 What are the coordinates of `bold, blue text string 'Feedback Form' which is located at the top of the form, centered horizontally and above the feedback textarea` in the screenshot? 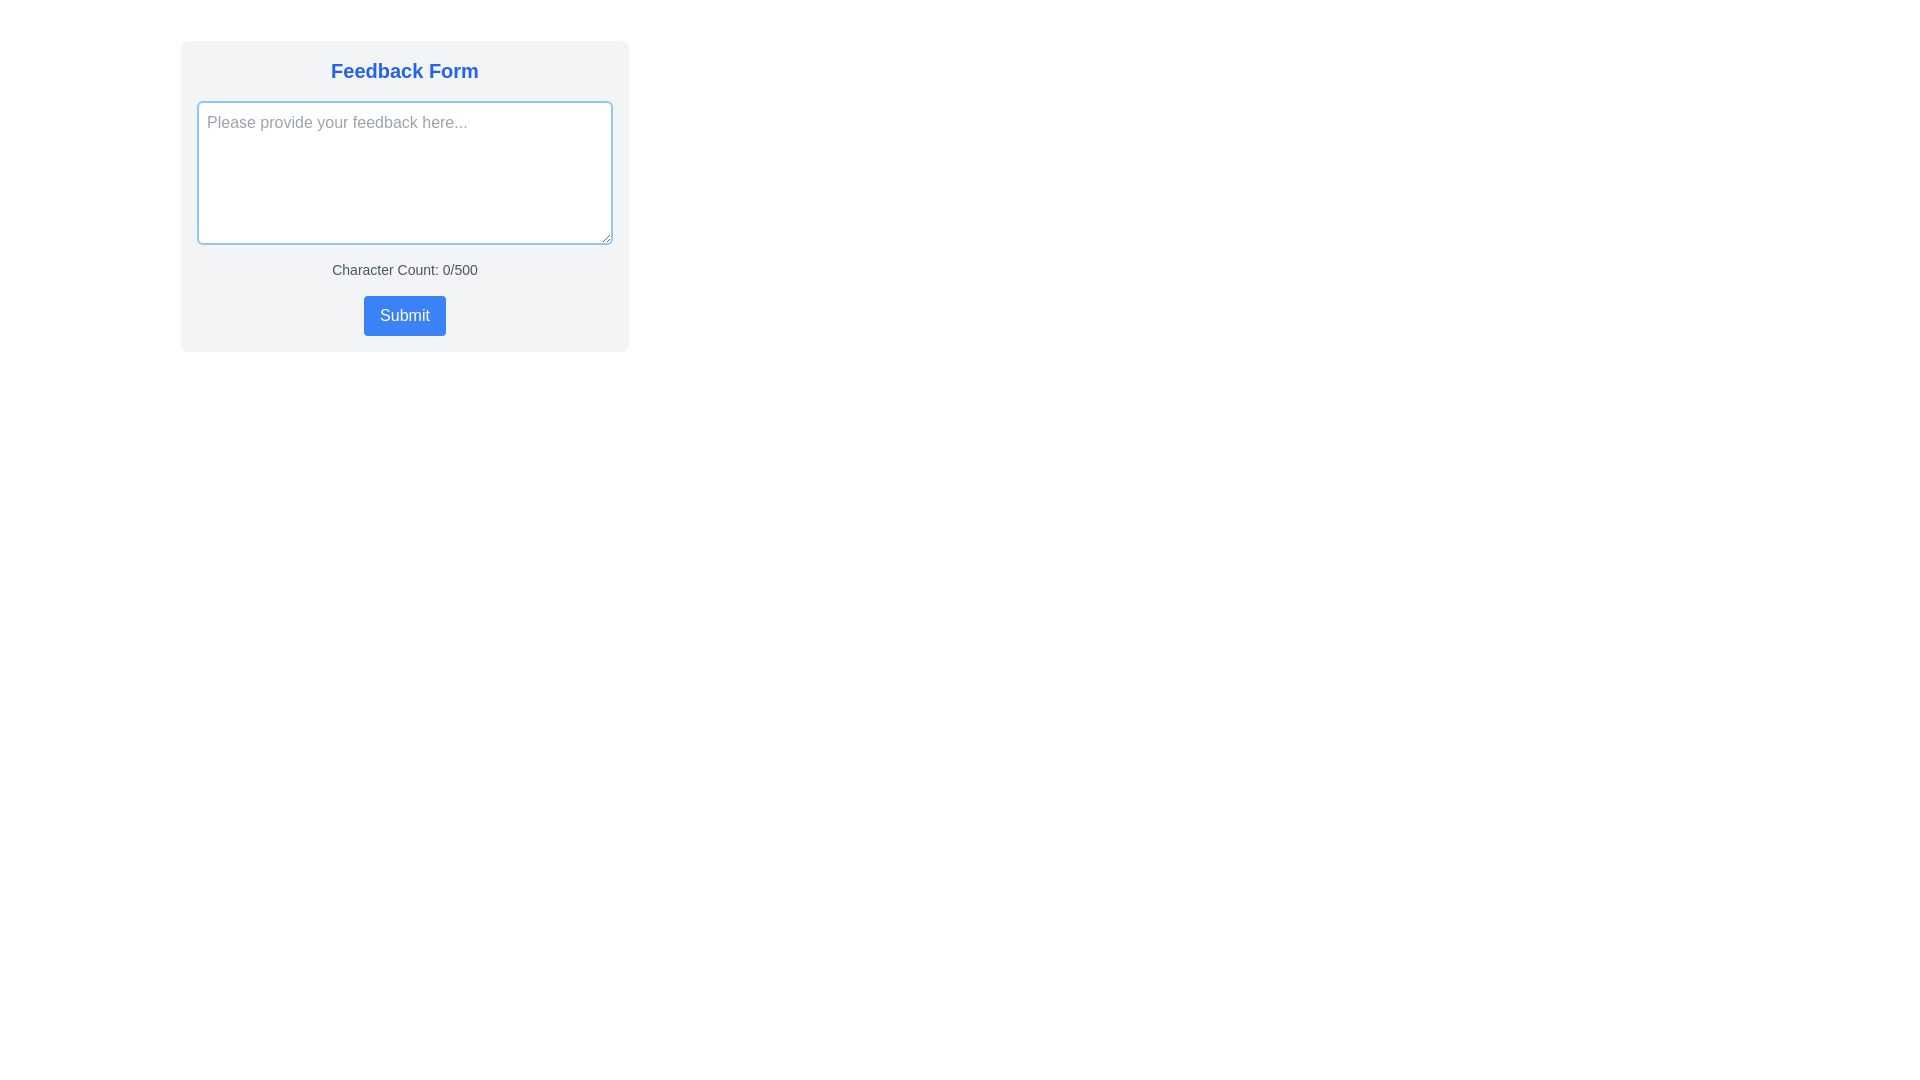 It's located at (403, 69).